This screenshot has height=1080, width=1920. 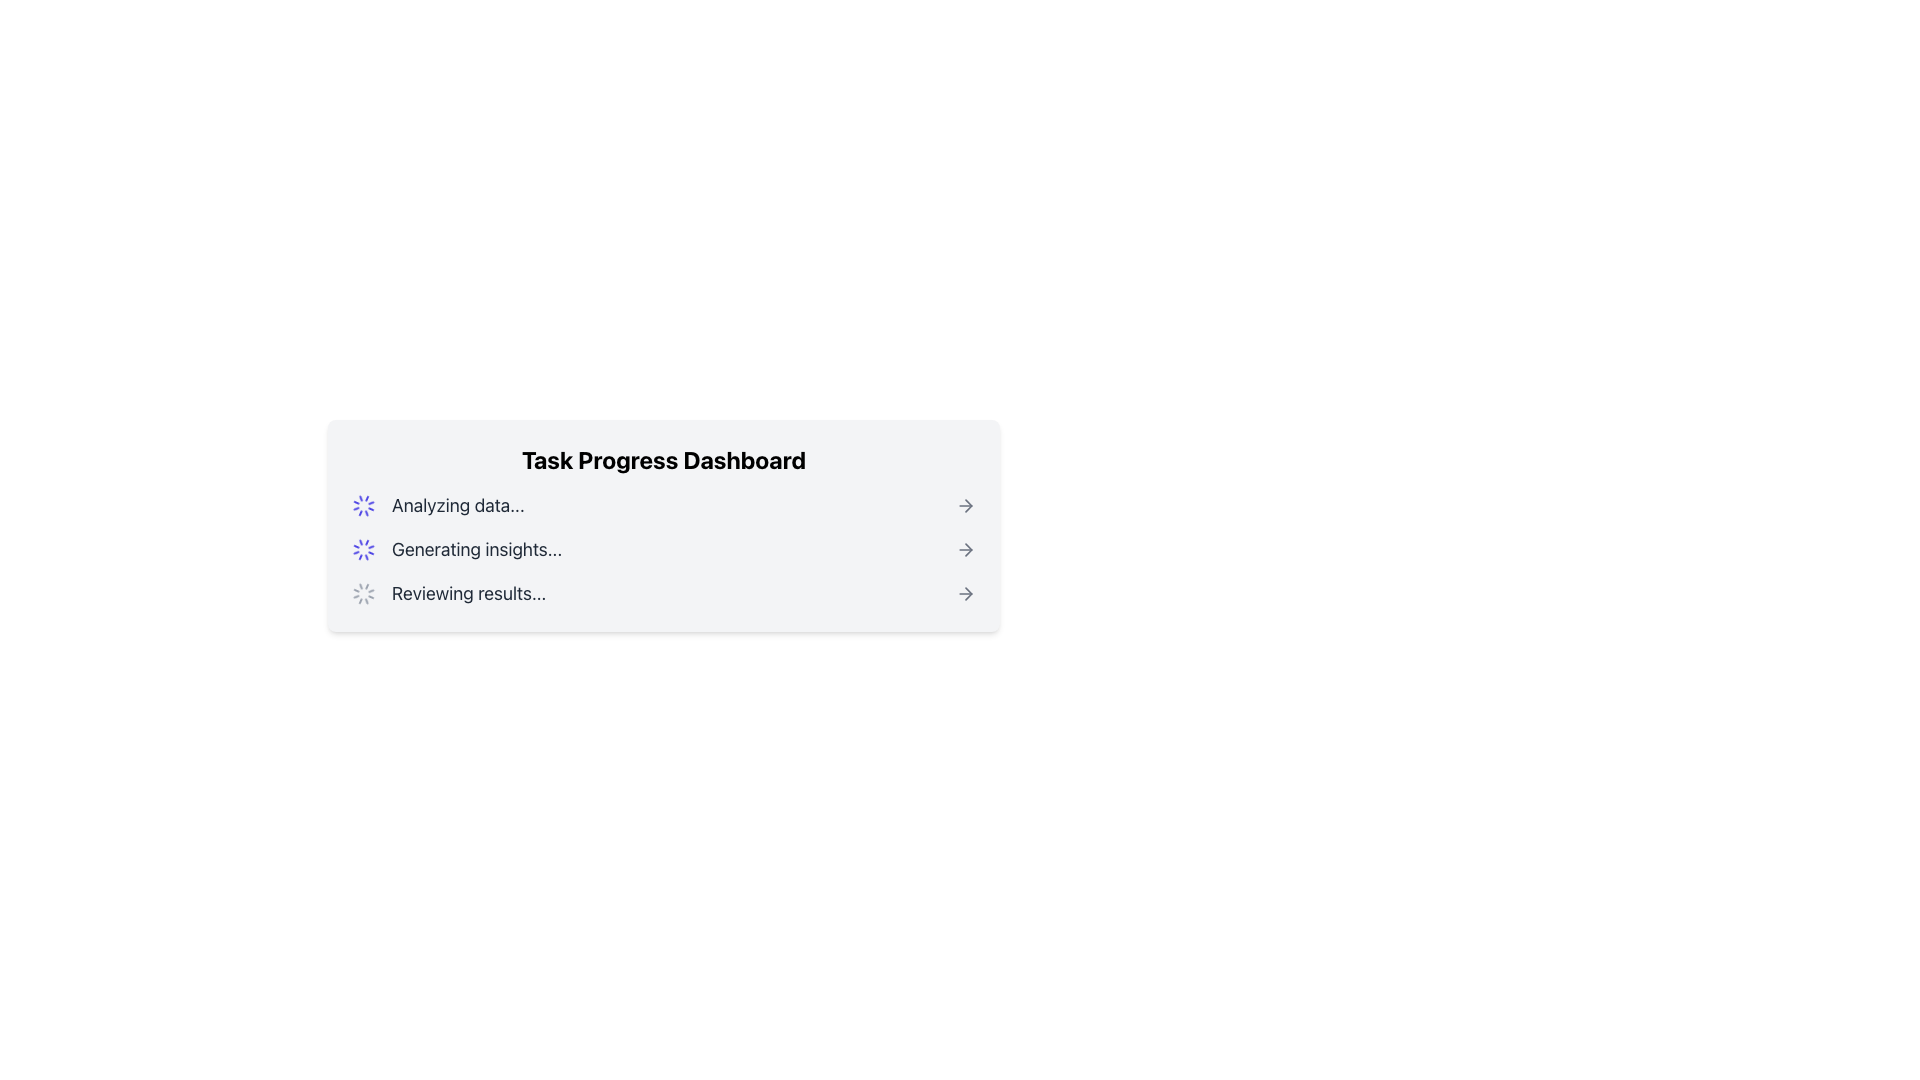 What do you see at coordinates (364, 593) in the screenshot?
I see `the circular gray spinner icon located to the left of the text 'Reviewing results...'` at bounding box center [364, 593].